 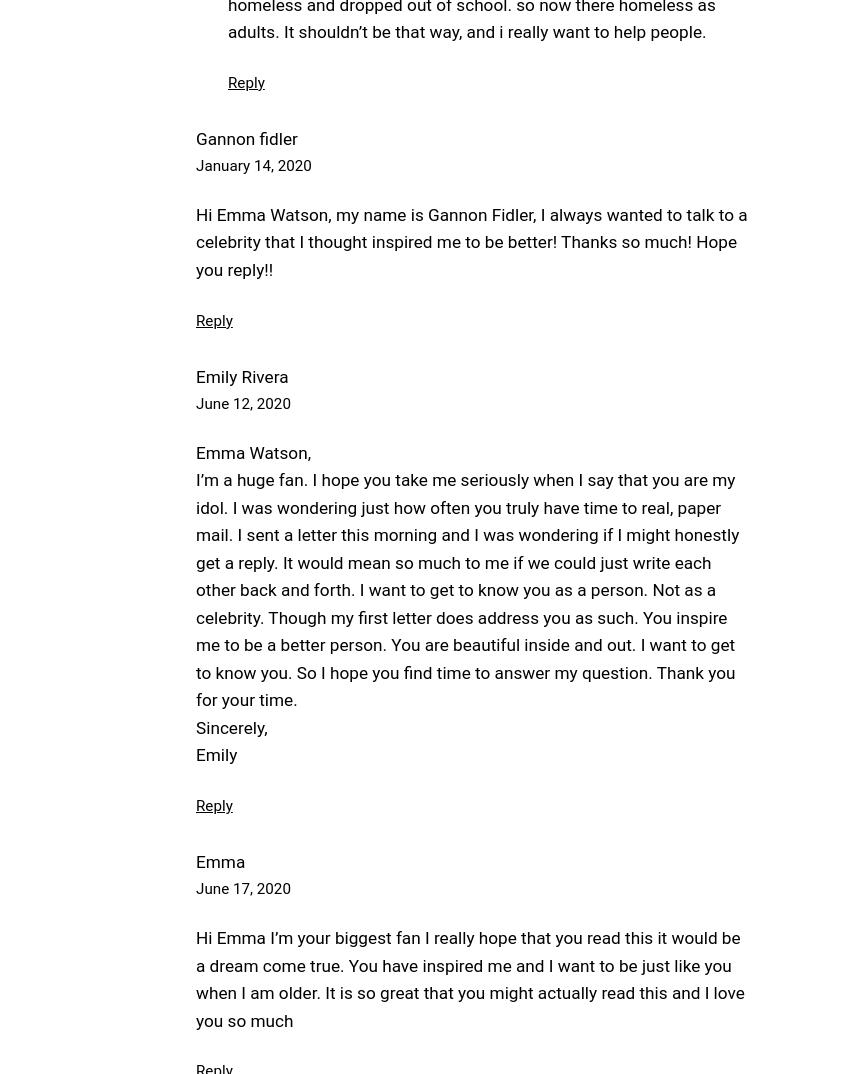 What do you see at coordinates (253, 164) in the screenshot?
I see `'January 14, 2020'` at bounding box center [253, 164].